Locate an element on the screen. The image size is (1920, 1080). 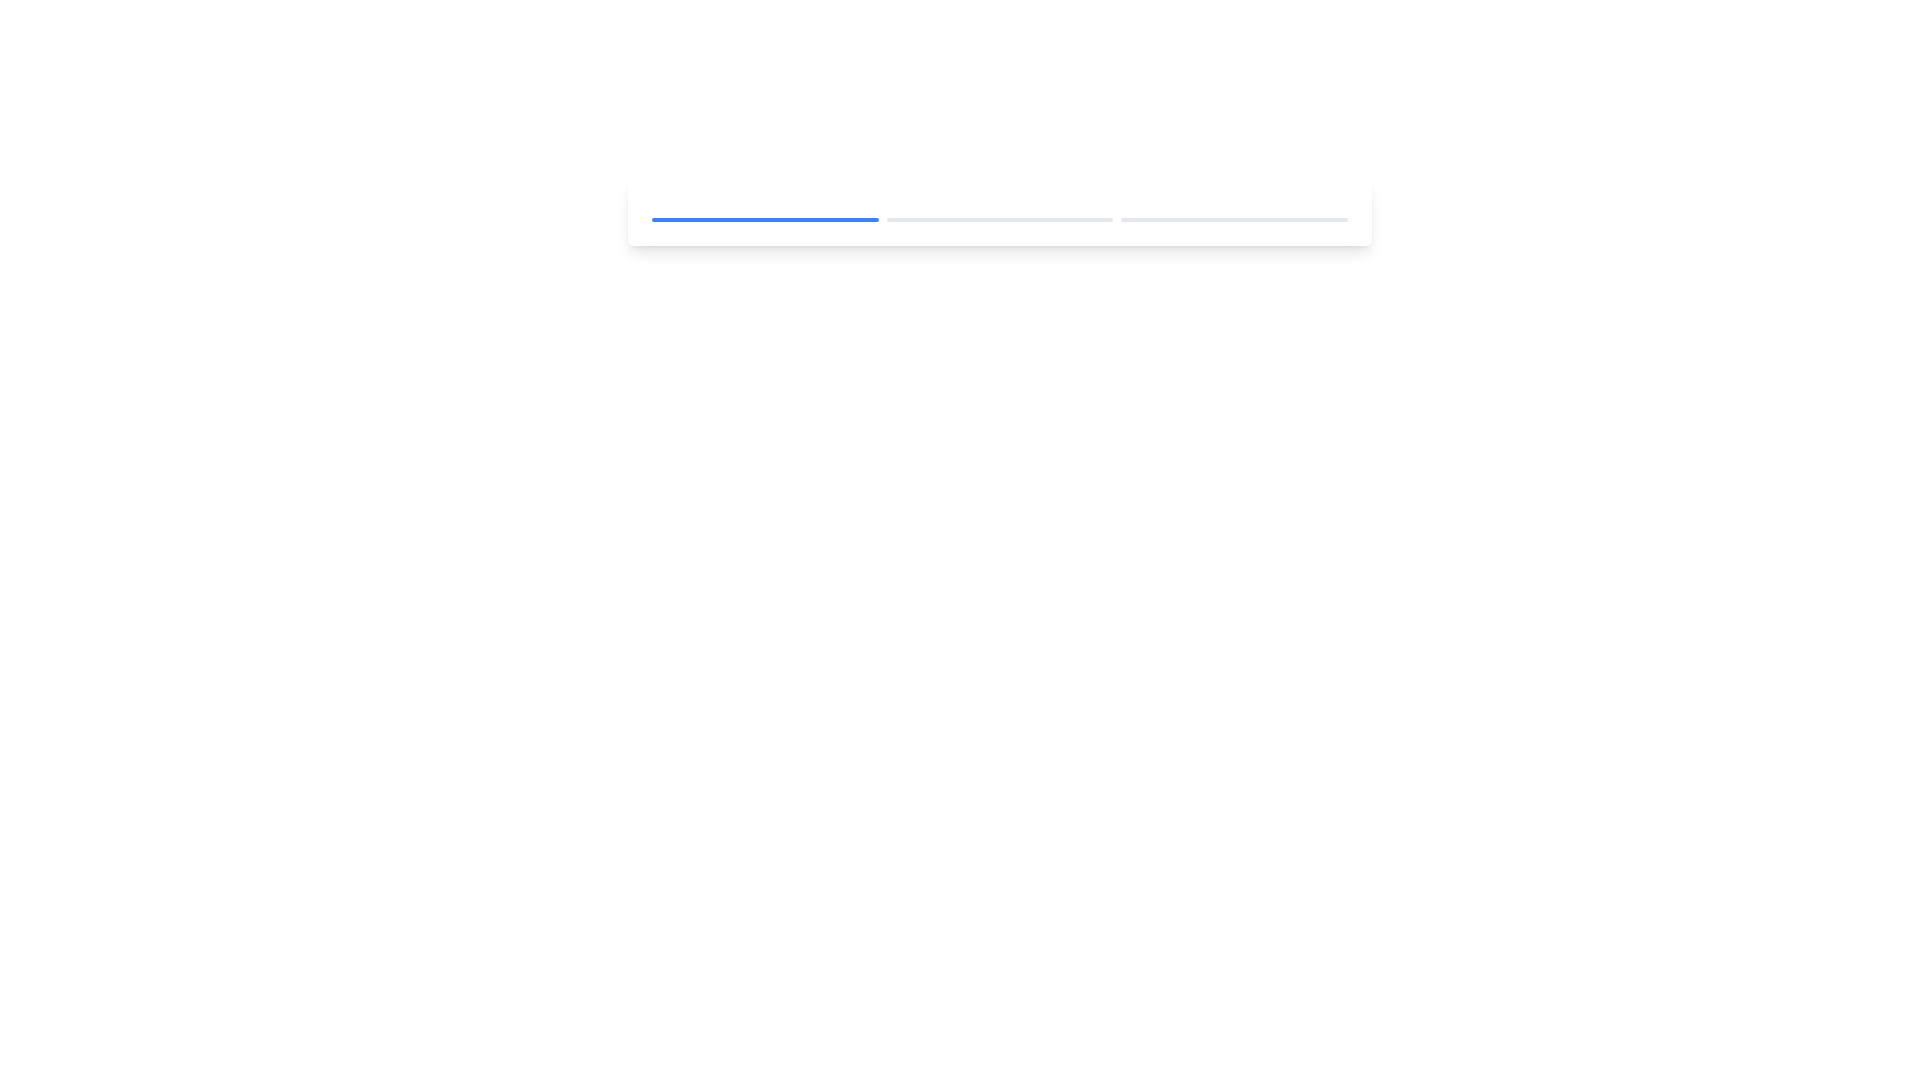
the slider is located at coordinates (1048, 219).